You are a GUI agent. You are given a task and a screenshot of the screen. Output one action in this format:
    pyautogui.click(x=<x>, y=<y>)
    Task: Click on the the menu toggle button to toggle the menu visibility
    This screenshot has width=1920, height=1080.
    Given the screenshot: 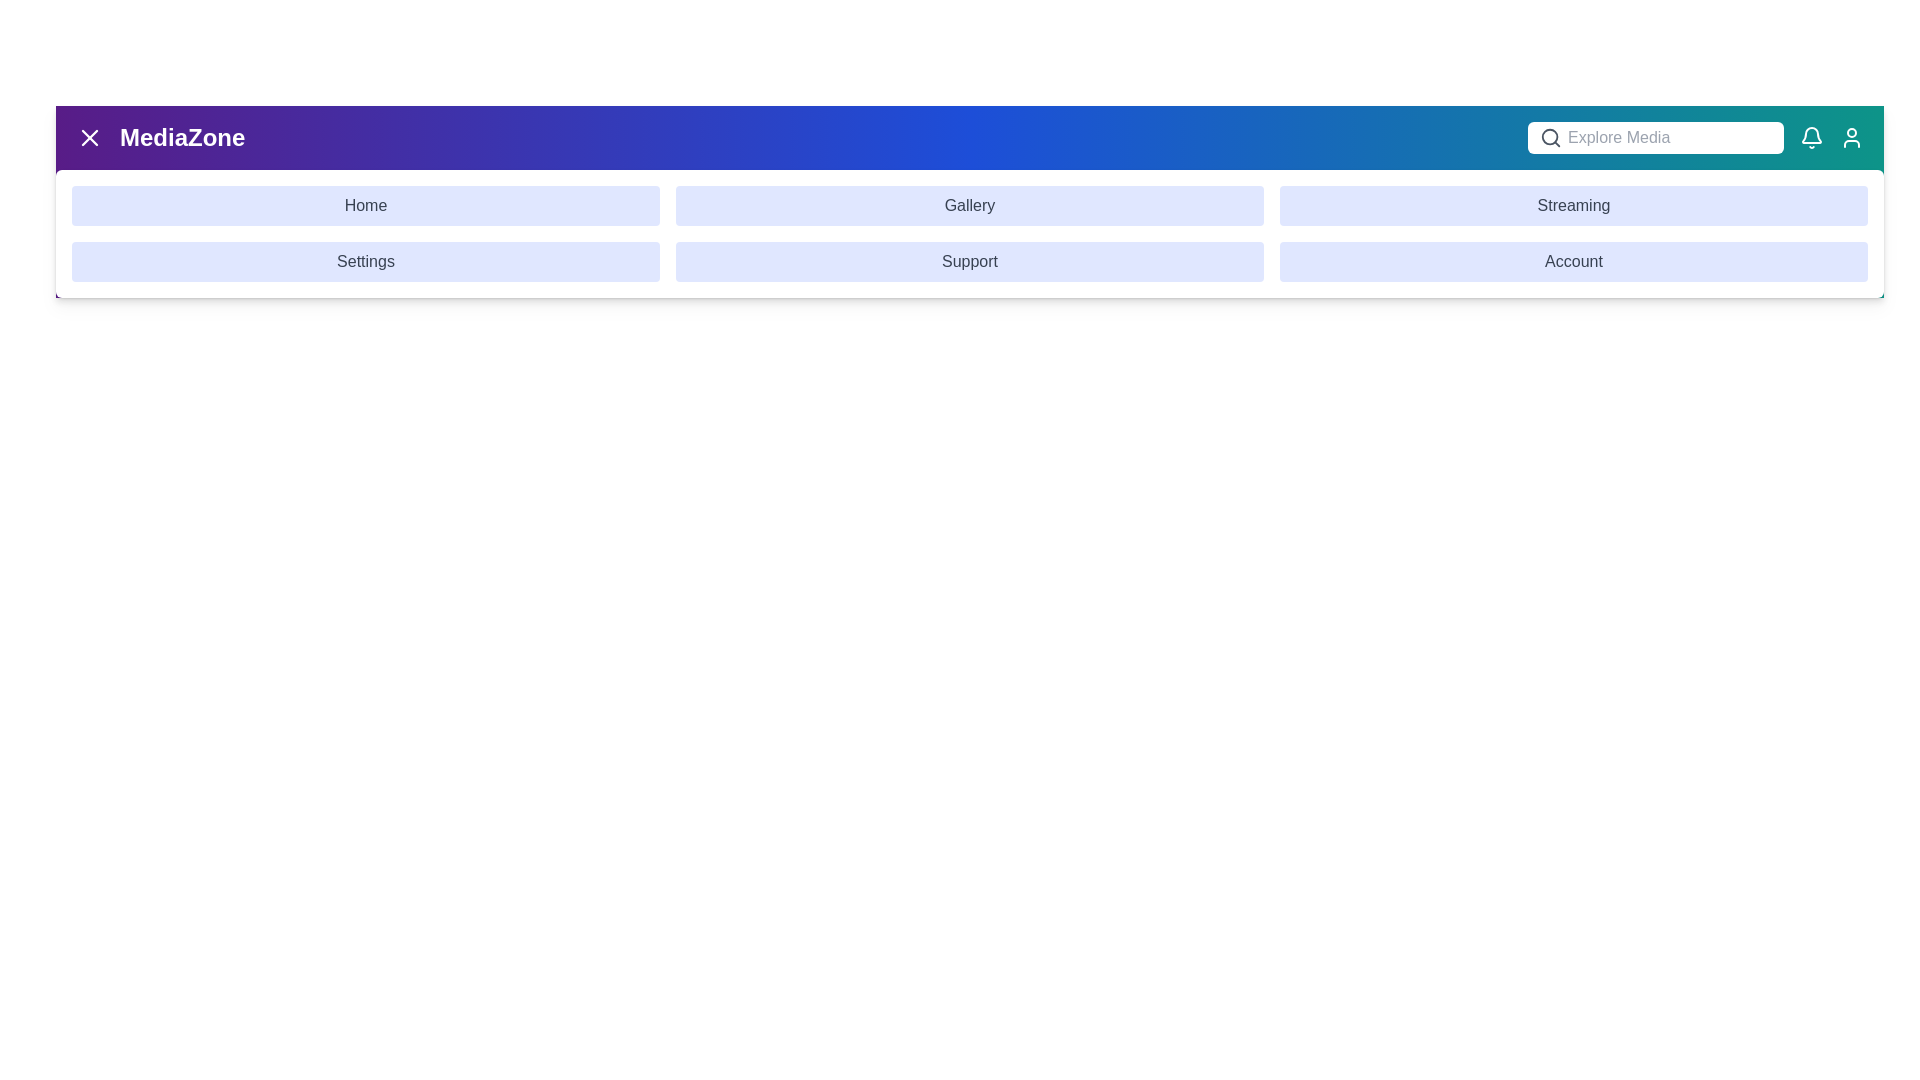 What is the action you would take?
    pyautogui.click(x=89, y=137)
    